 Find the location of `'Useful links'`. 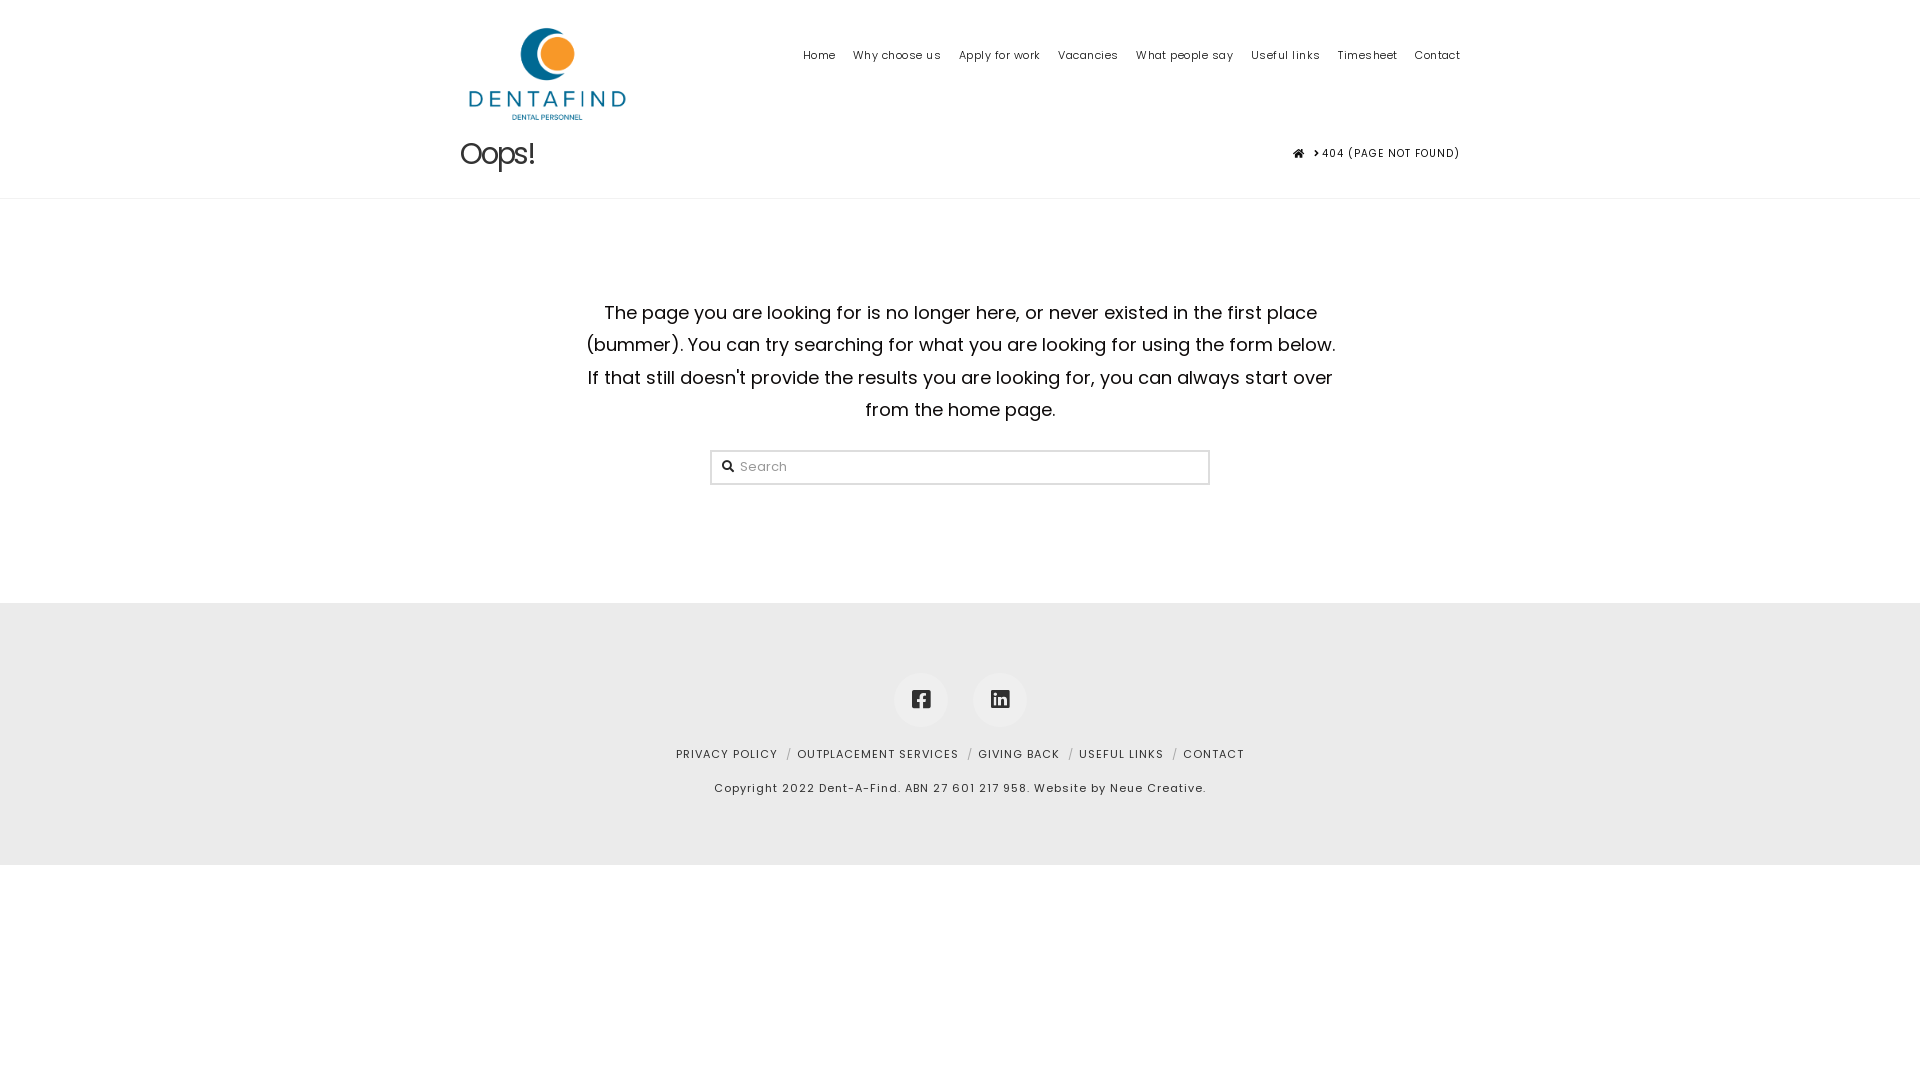

'Useful links' is located at coordinates (1241, 24).